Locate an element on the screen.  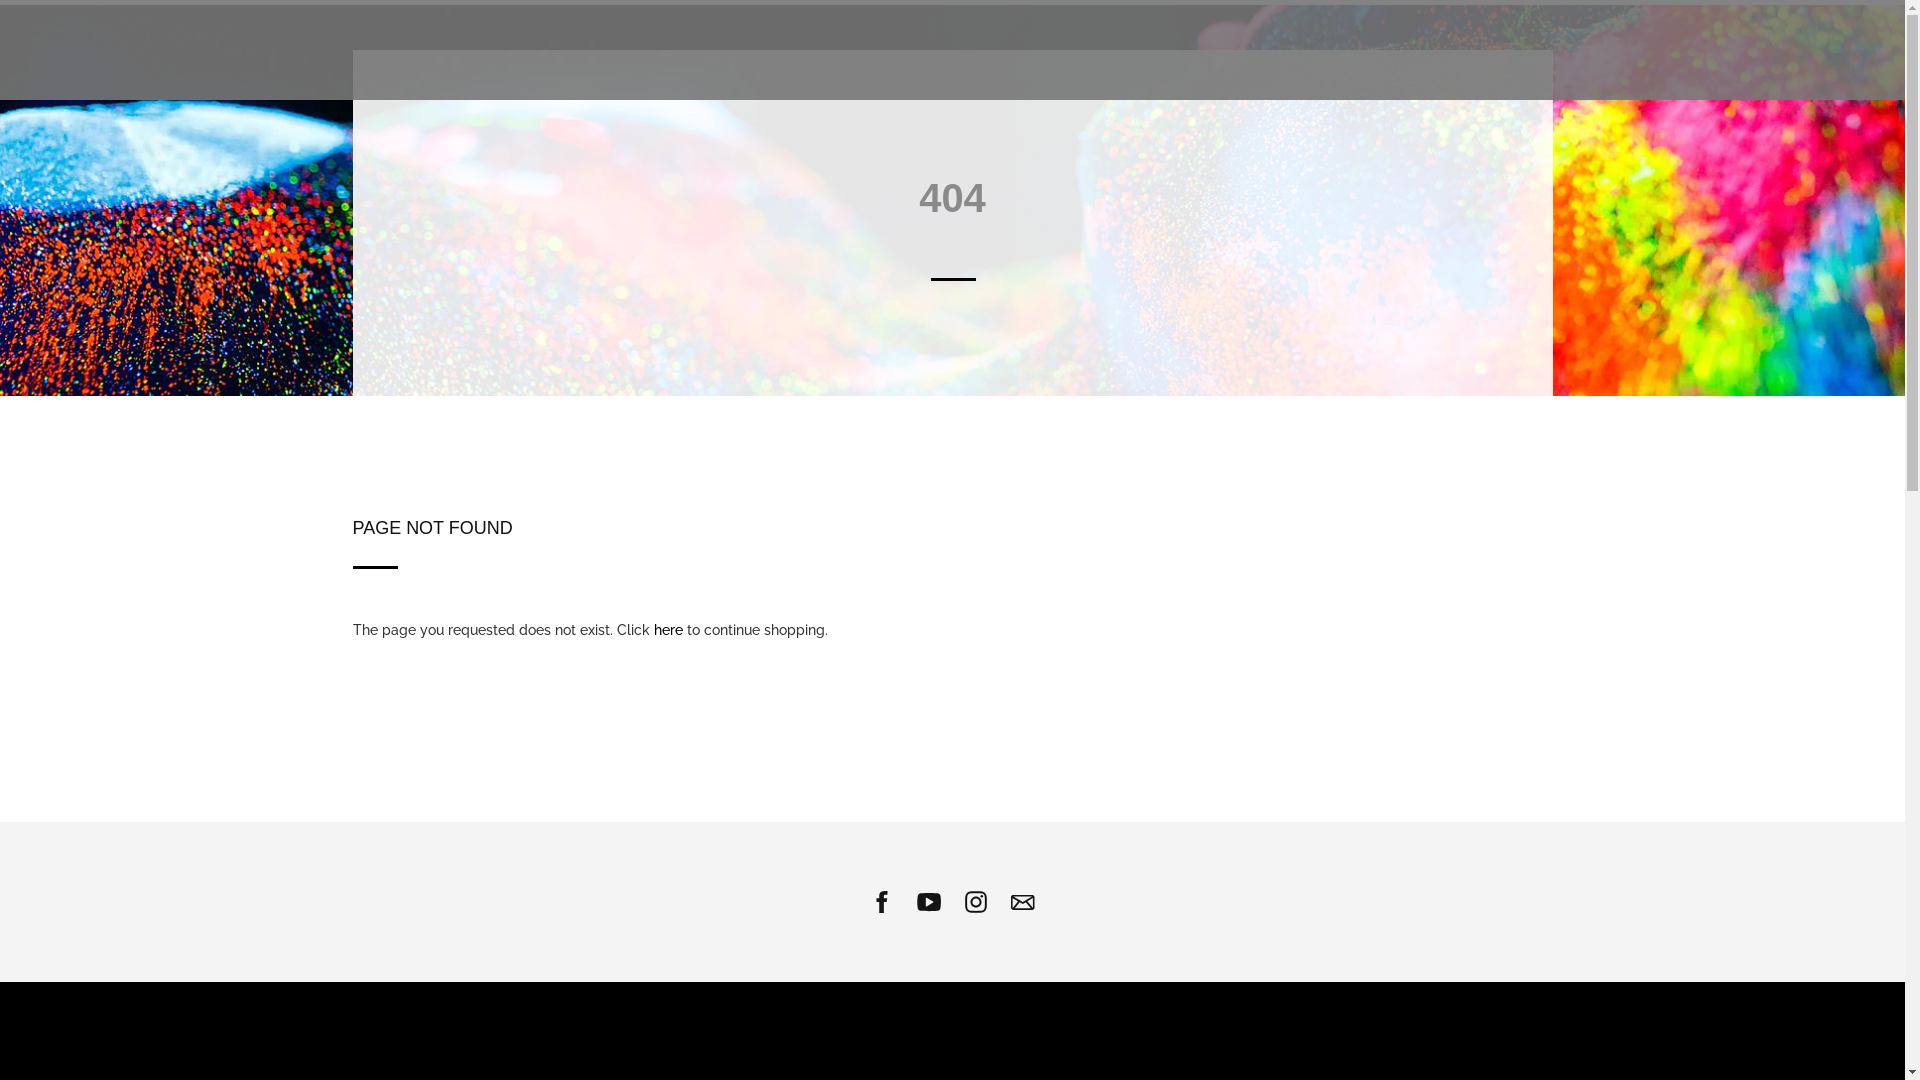
'here' is located at coordinates (668, 628).